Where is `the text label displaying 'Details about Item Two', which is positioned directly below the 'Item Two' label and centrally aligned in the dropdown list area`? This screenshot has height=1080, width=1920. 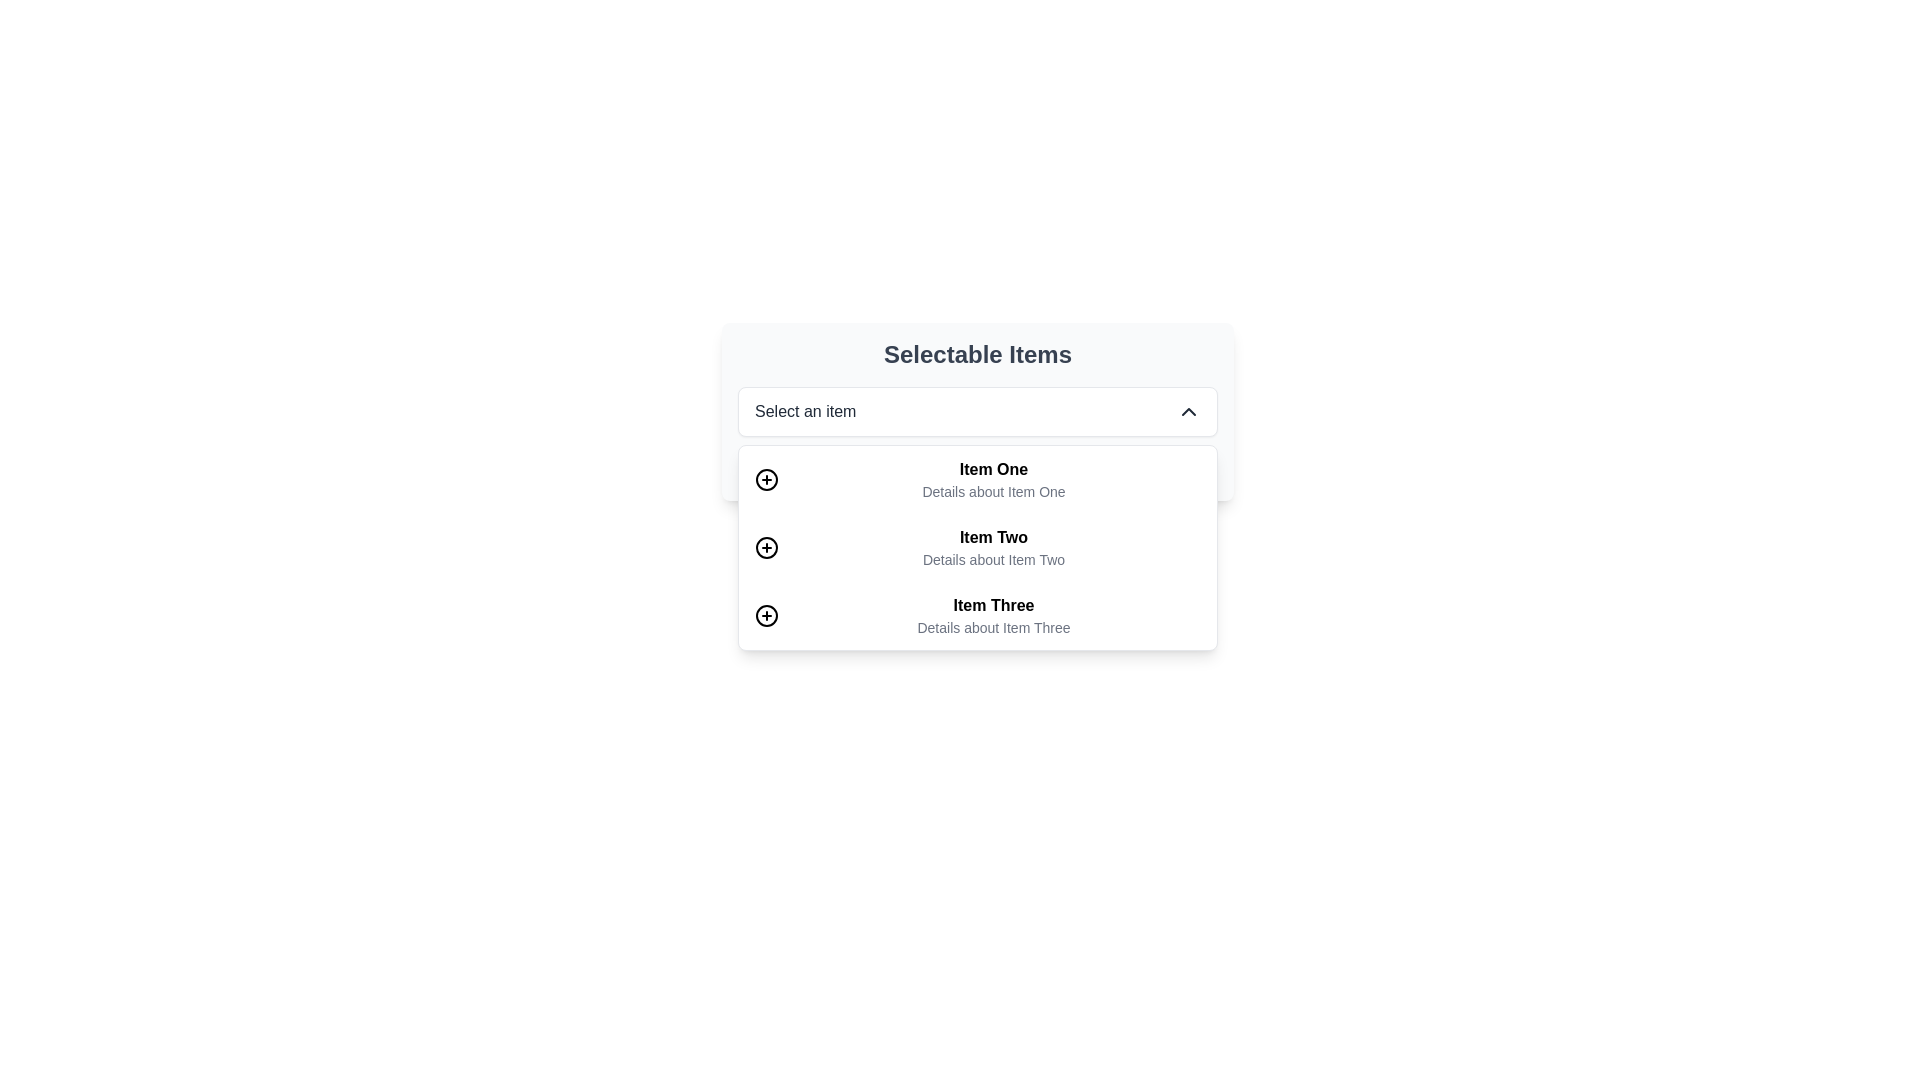
the text label displaying 'Details about Item Two', which is positioned directly below the 'Item Two' label and centrally aligned in the dropdown list area is located at coordinates (993, 559).